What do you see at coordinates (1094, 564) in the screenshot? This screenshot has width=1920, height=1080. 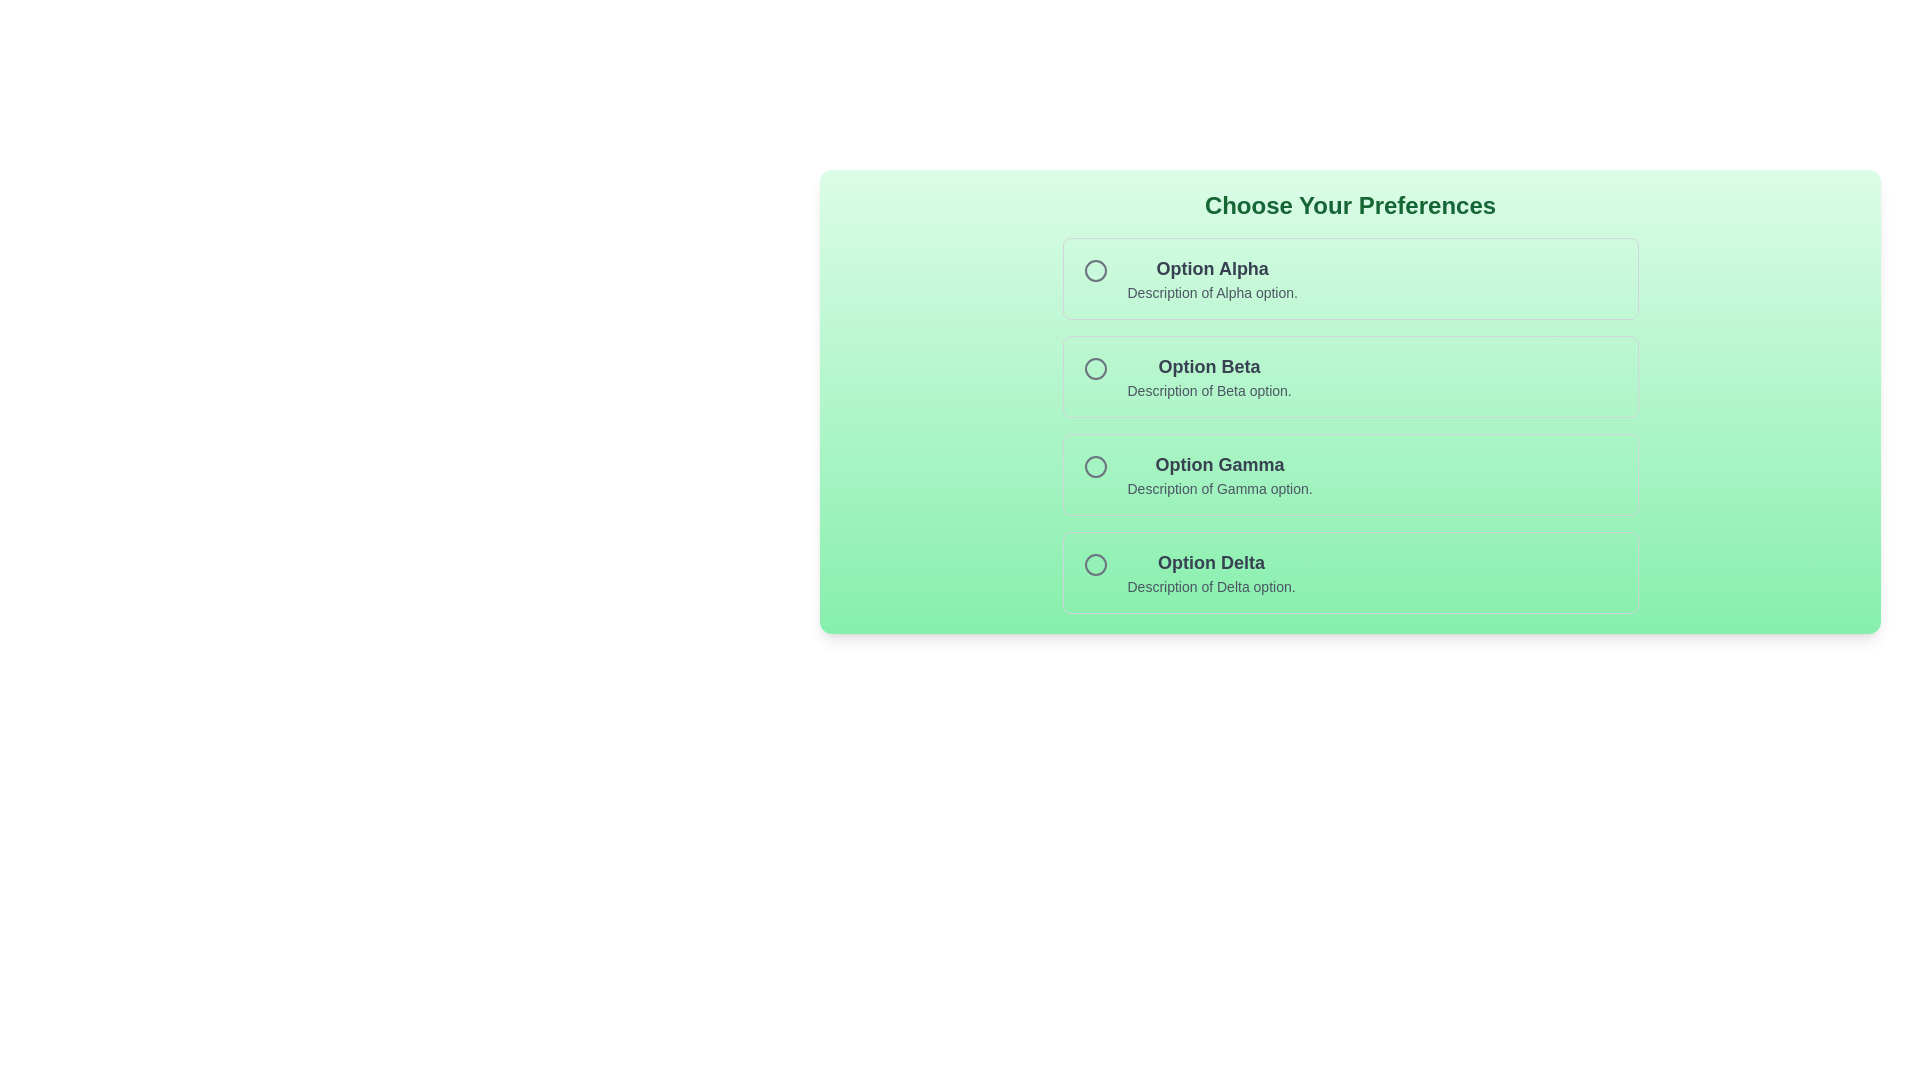 I see `the radio button for 'Option Delta'` at bounding box center [1094, 564].